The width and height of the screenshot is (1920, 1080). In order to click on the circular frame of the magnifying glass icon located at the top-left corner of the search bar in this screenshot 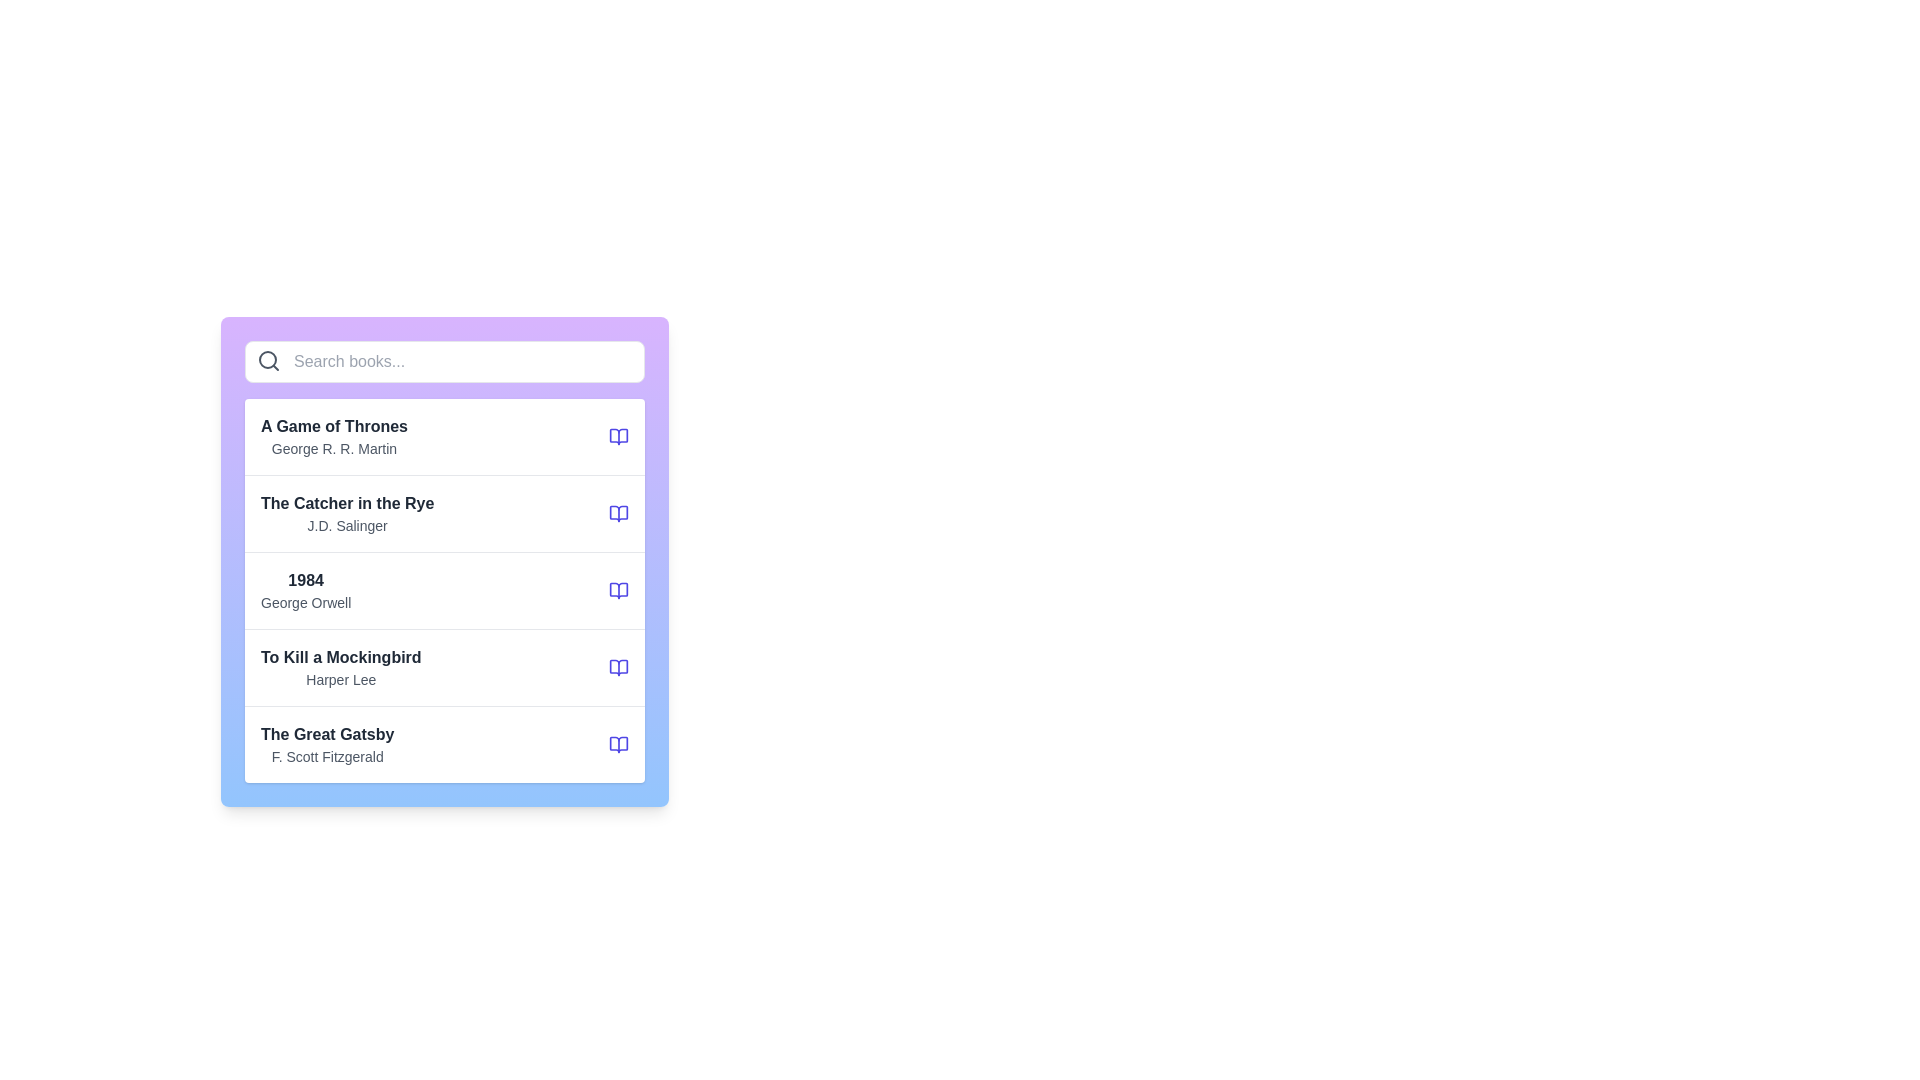, I will do `click(267, 358)`.